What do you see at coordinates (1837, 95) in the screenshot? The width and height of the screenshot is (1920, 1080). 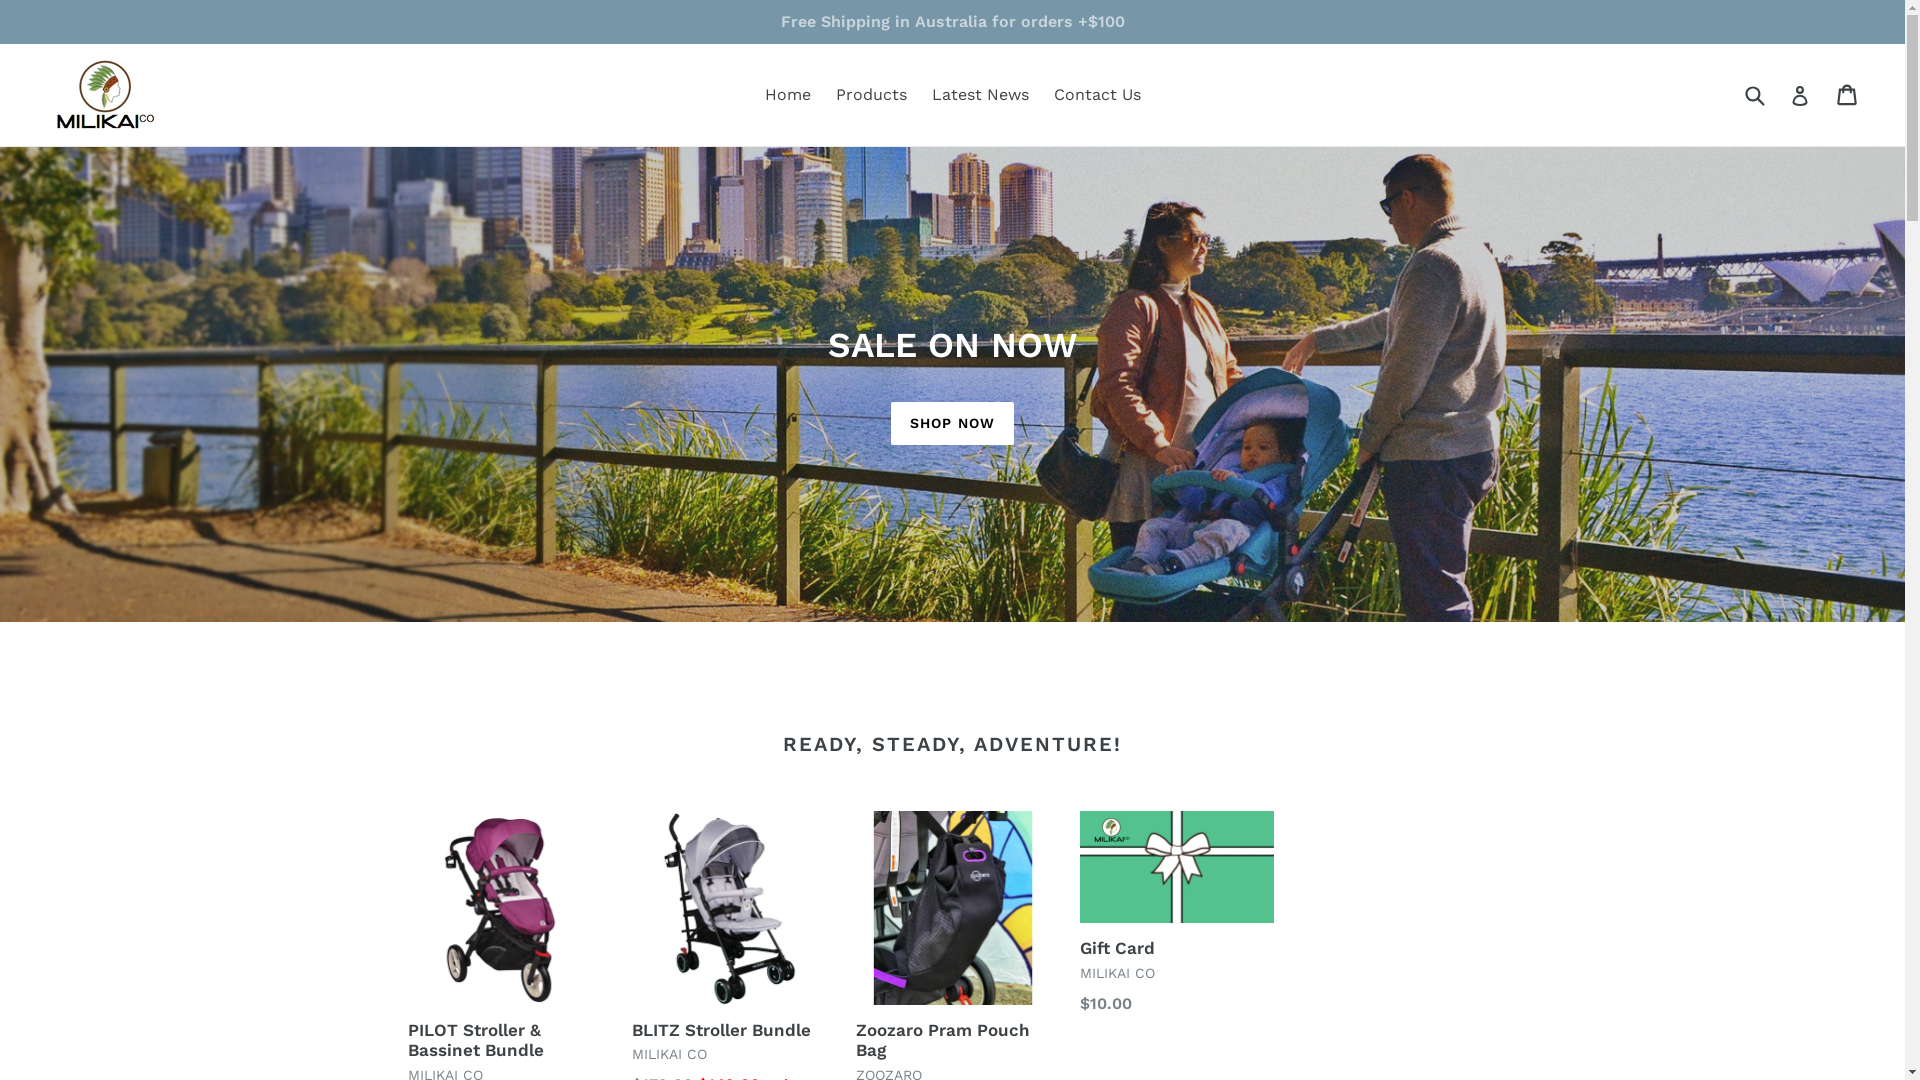 I see `'Cart` at bounding box center [1837, 95].